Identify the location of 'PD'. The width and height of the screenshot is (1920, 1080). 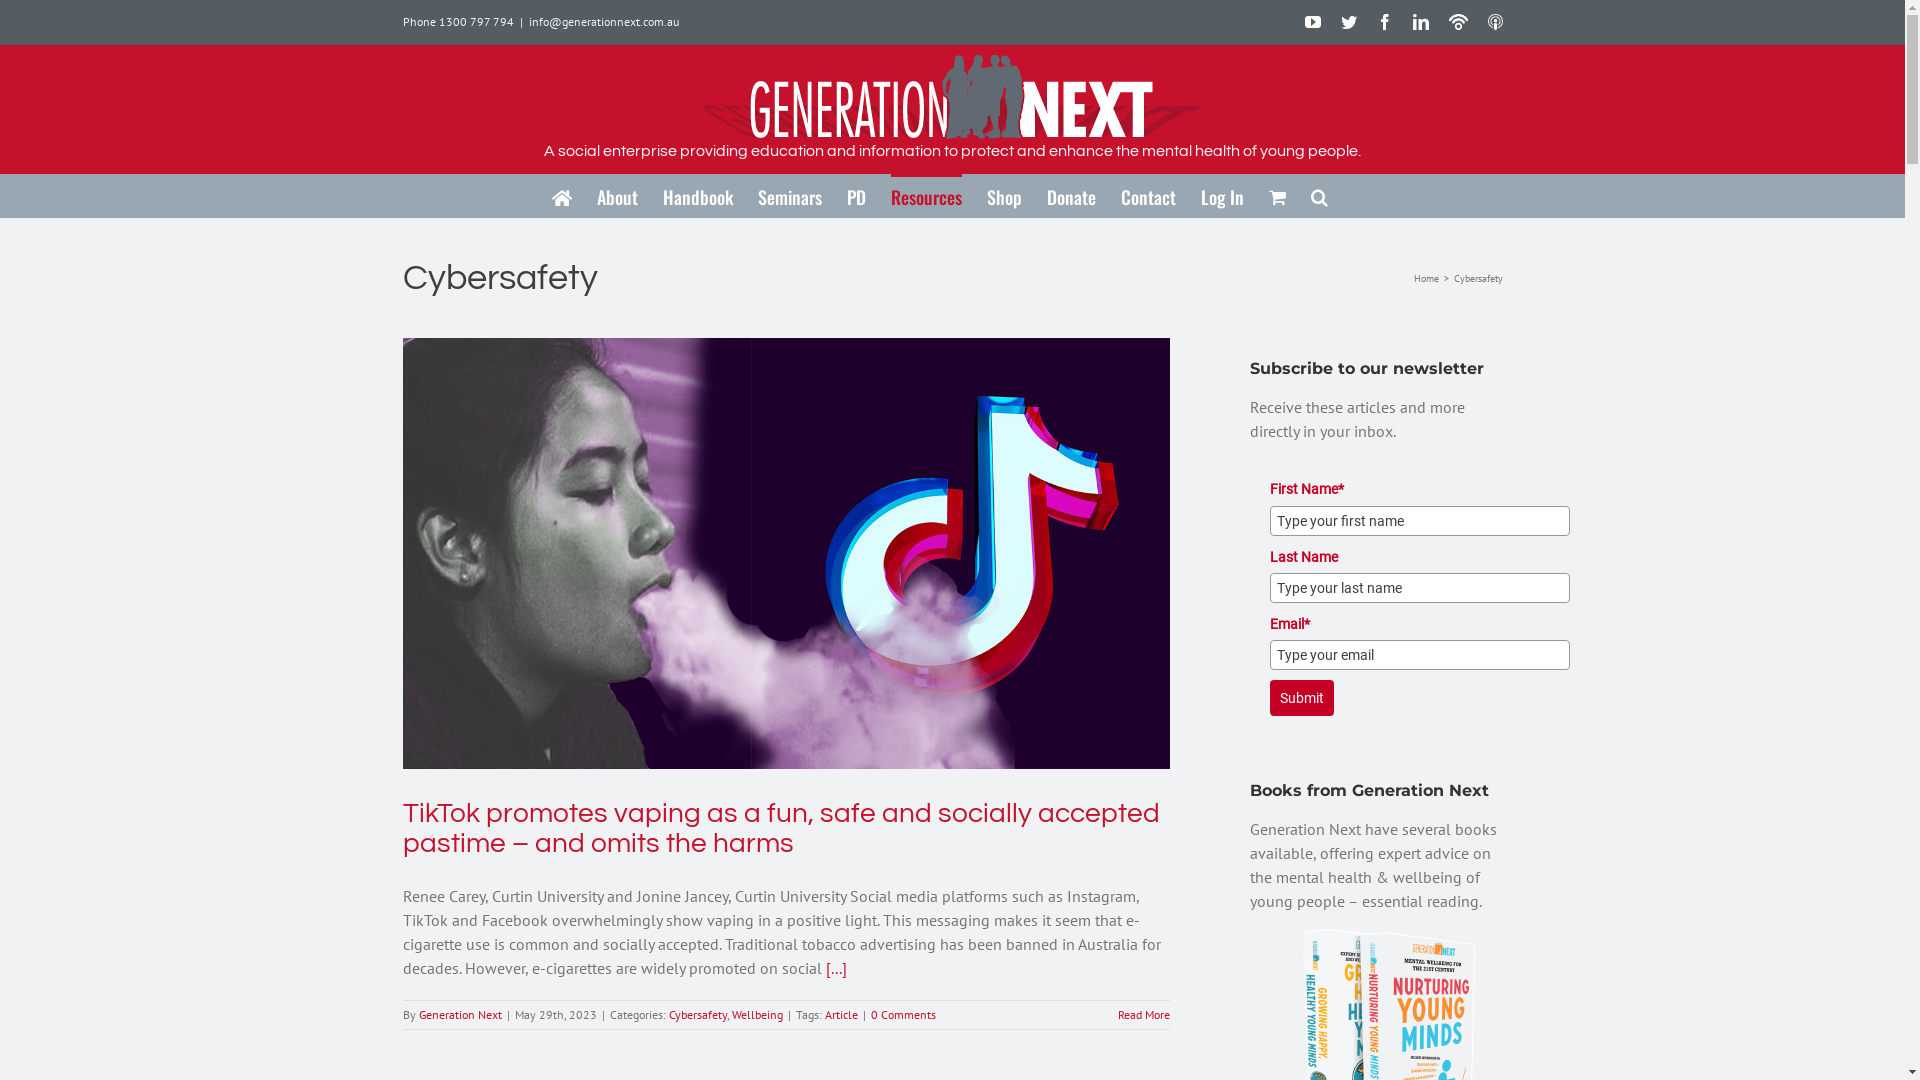
(846, 195).